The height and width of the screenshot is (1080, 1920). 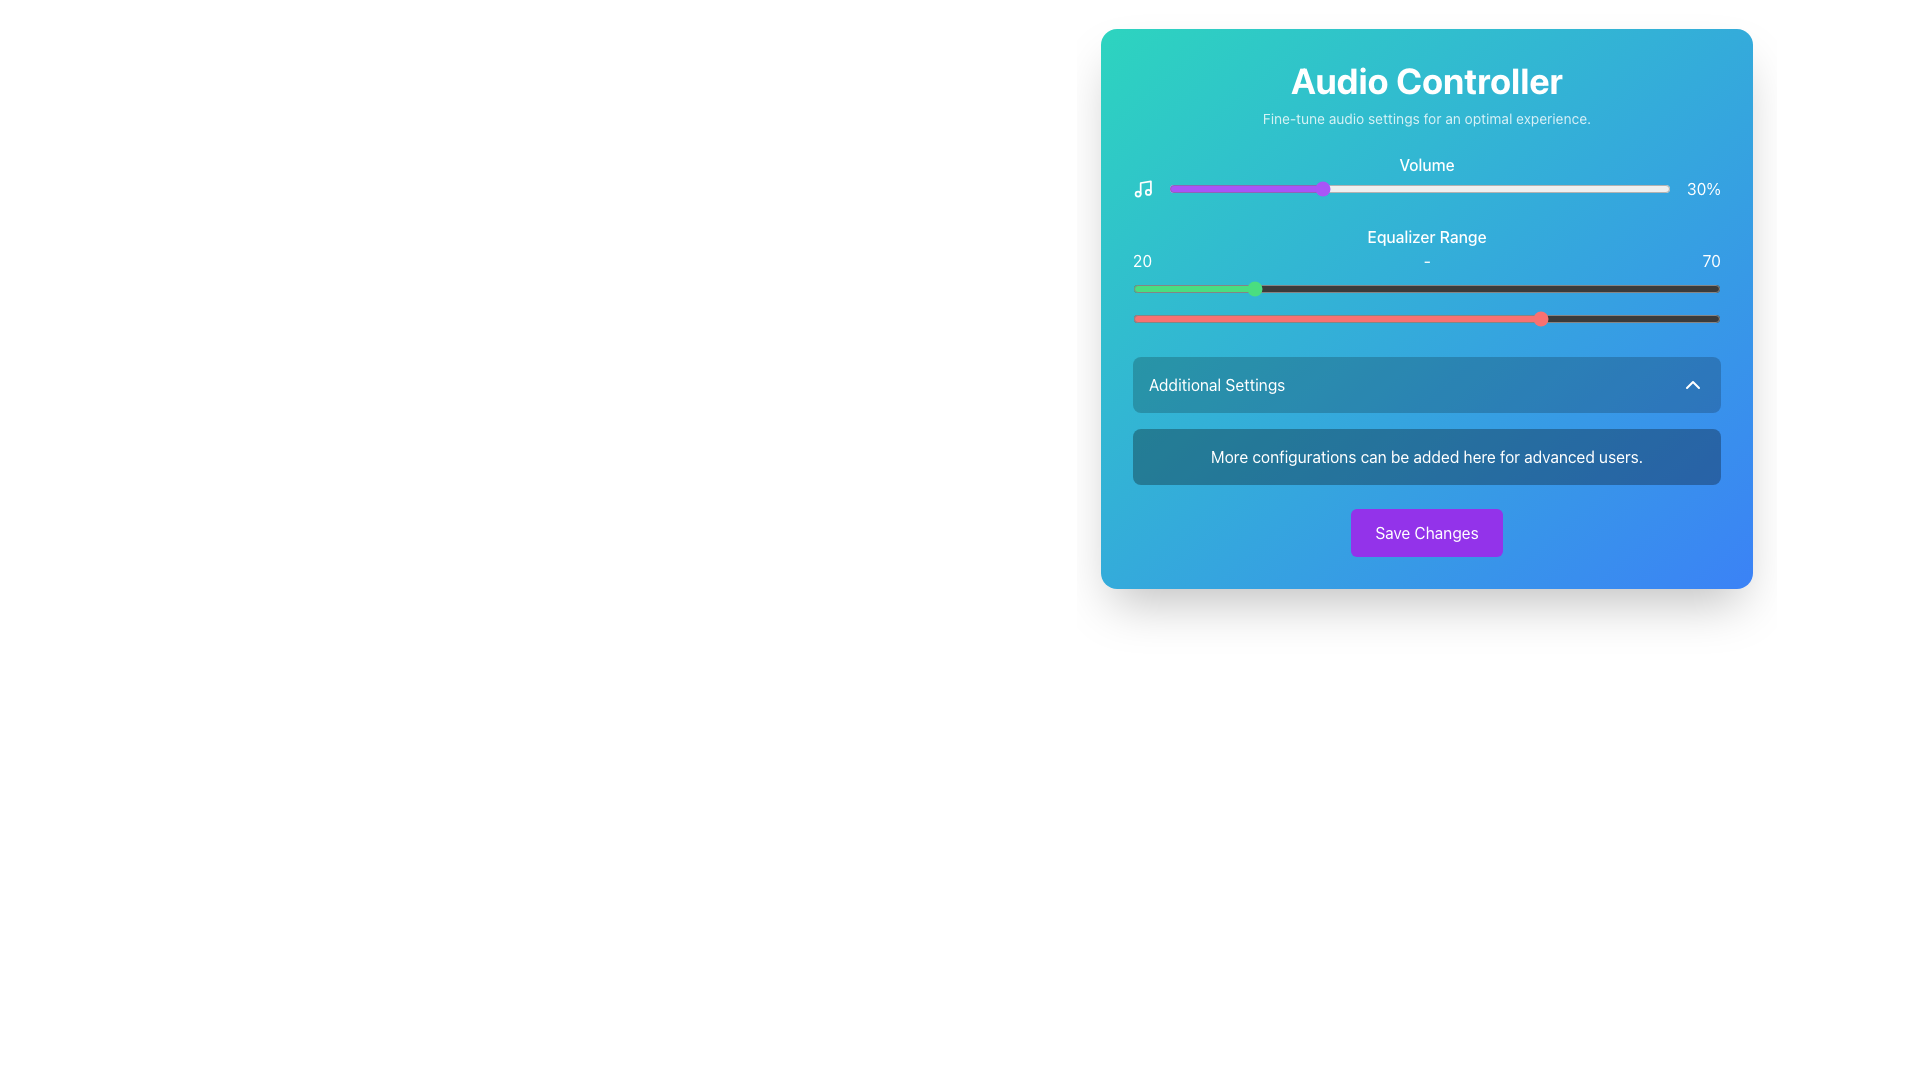 I want to click on the toggle button in the top-right corner of the 'Additional Settings' section, so click(x=1692, y=385).